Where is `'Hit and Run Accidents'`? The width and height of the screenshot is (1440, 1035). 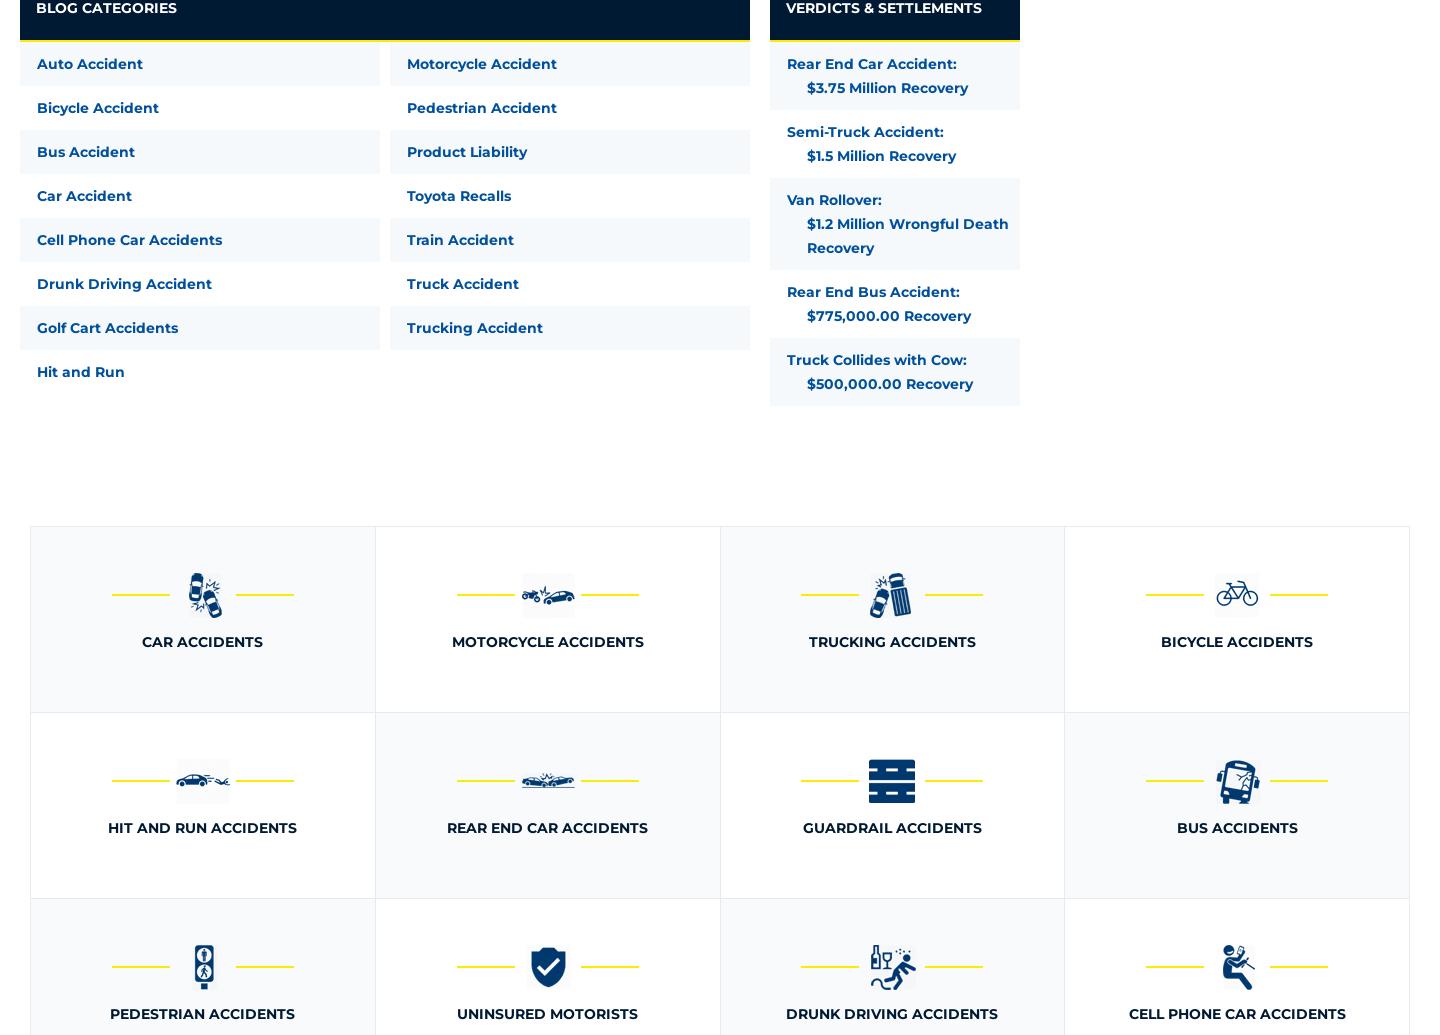 'Hit and Run Accidents' is located at coordinates (202, 827).